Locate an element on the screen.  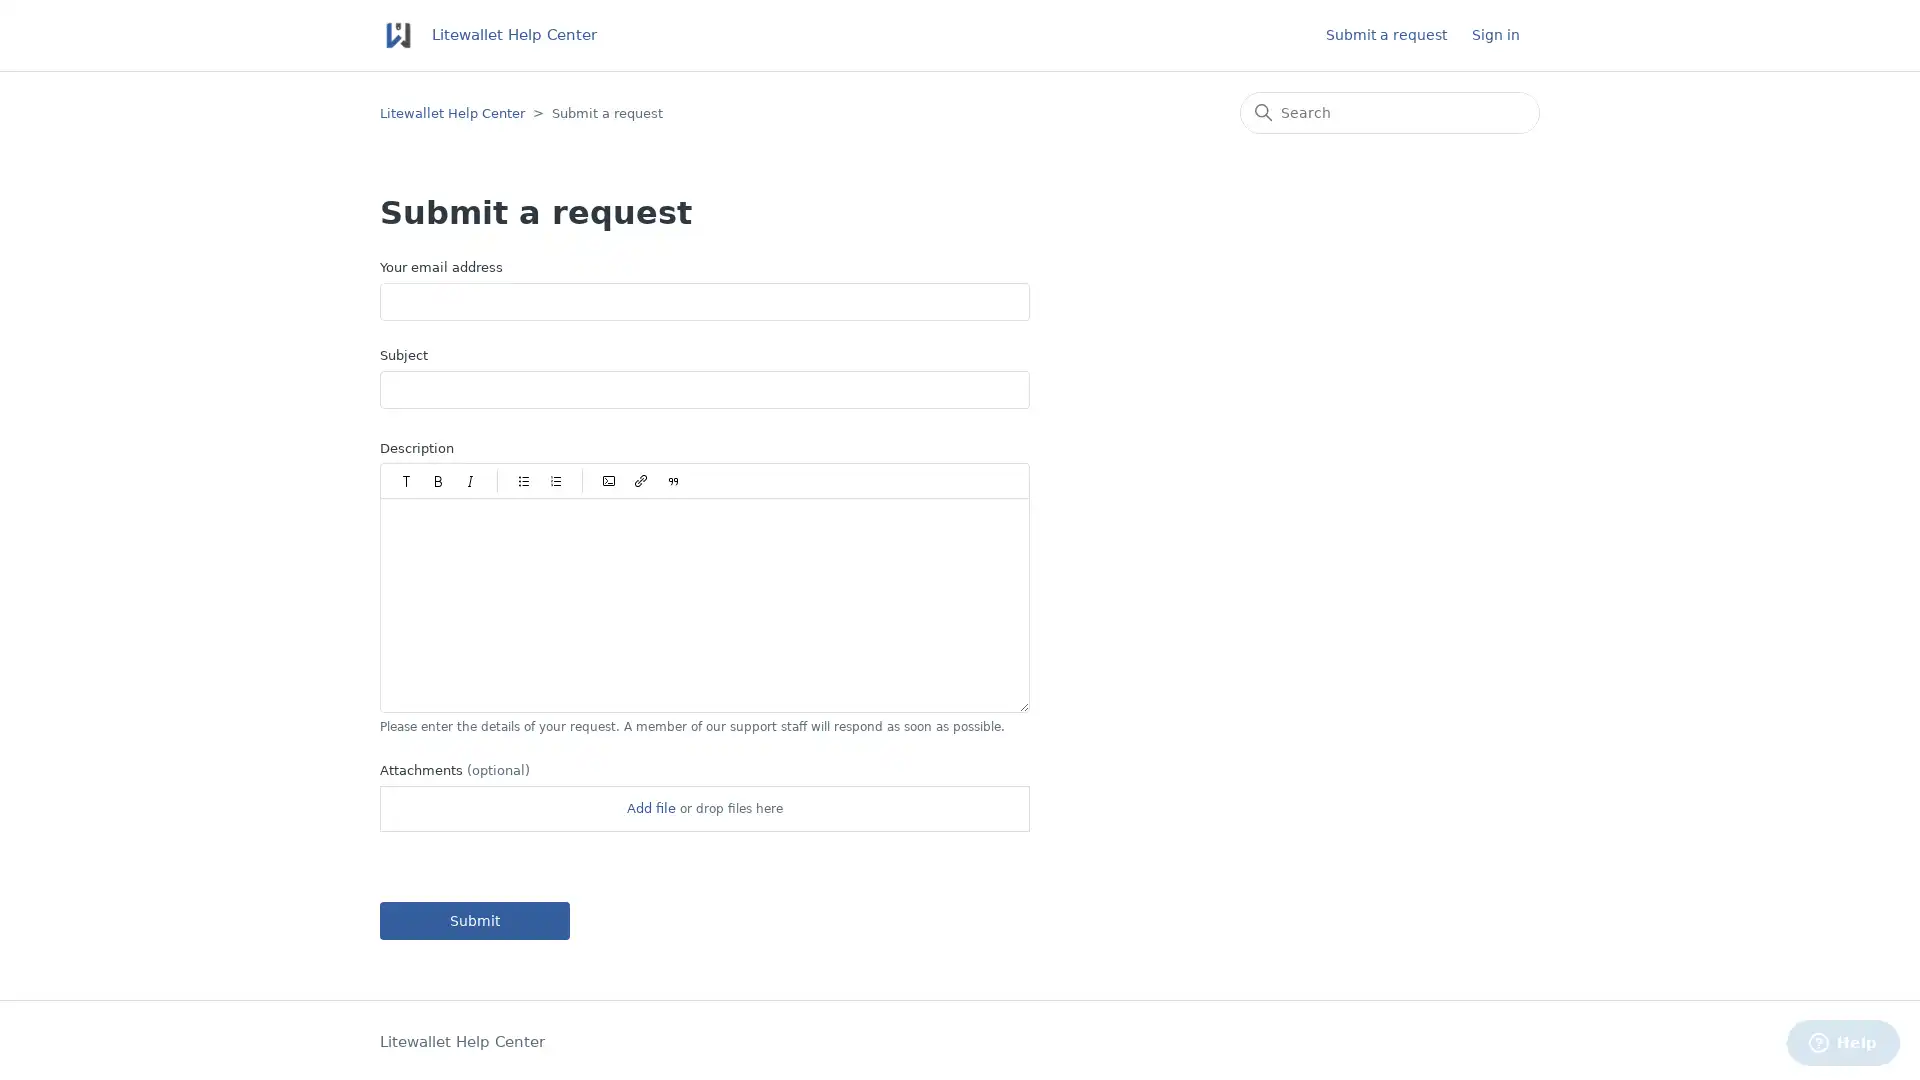
Sign in is located at coordinates (1506, 35).